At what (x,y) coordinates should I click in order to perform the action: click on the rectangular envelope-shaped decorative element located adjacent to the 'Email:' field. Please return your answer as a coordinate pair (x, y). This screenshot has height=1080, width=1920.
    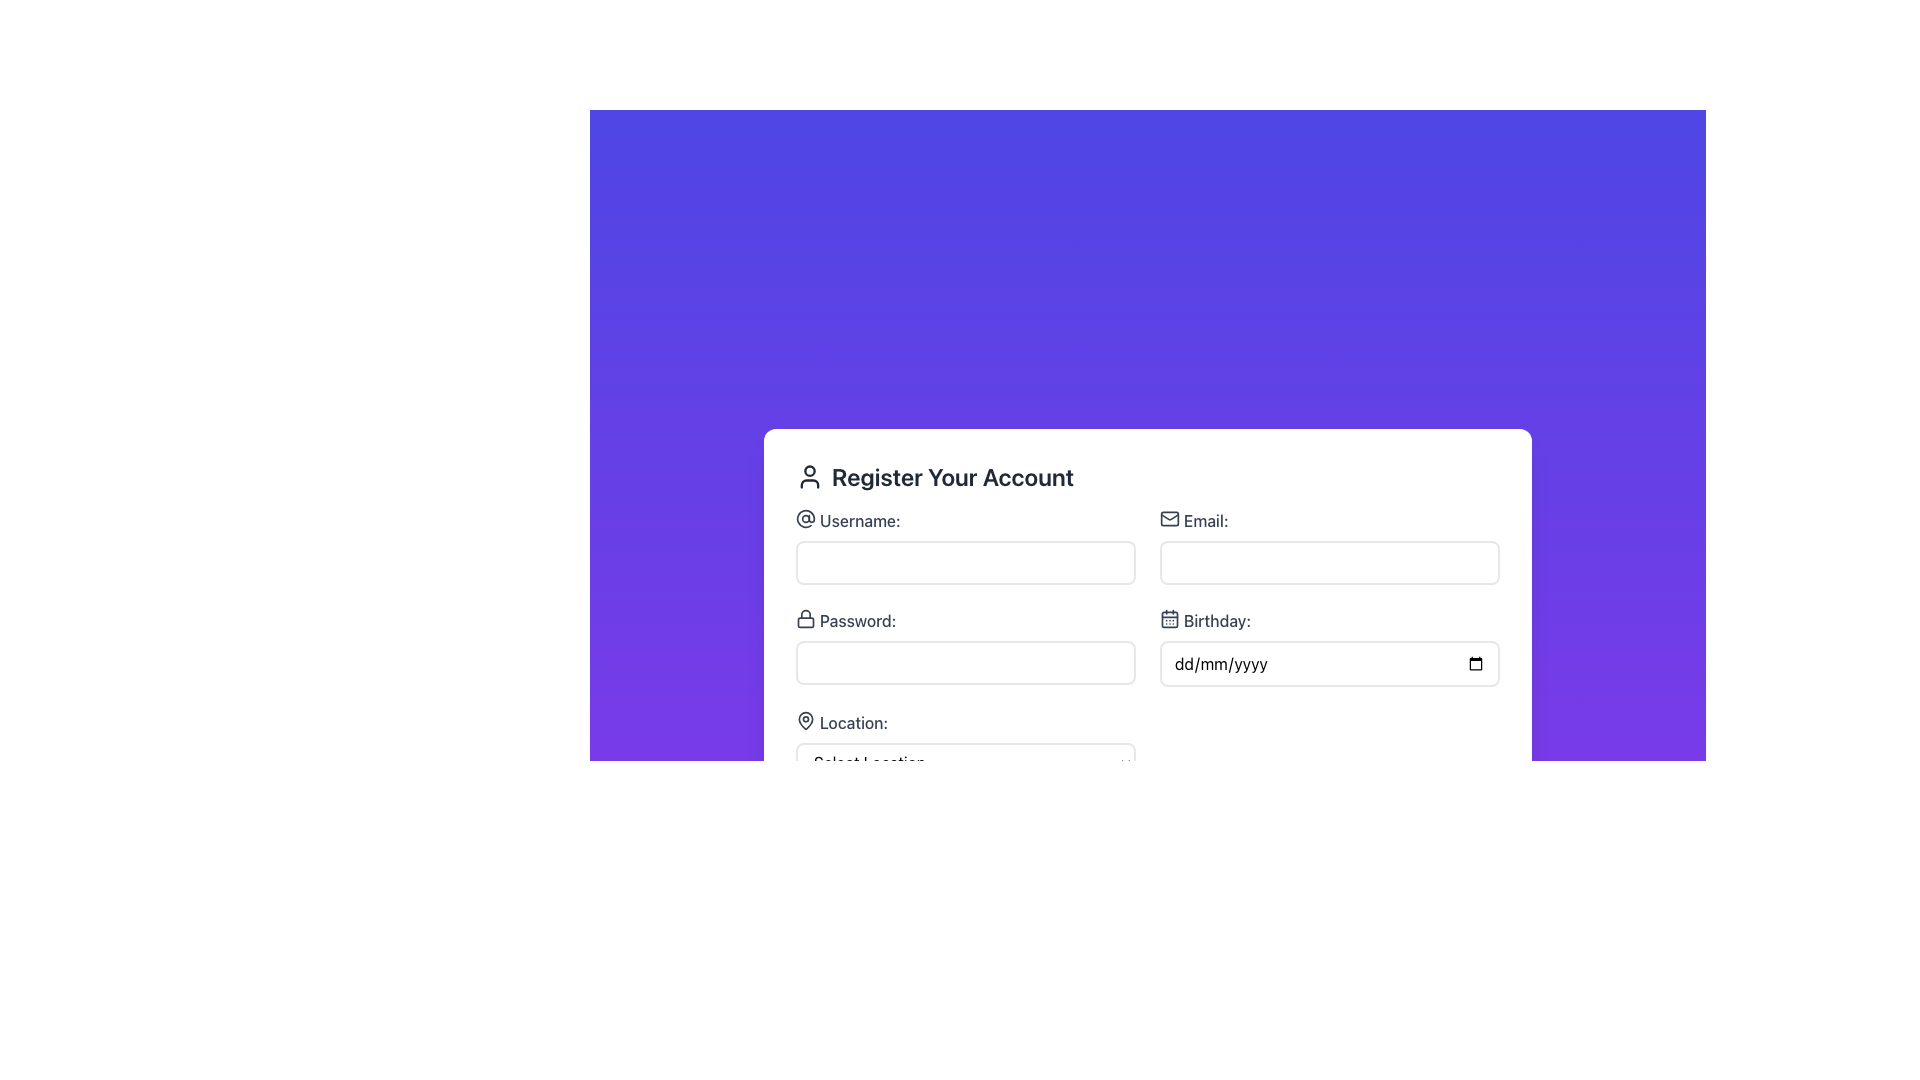
    Looking at the image, I should click on (1170, 518).